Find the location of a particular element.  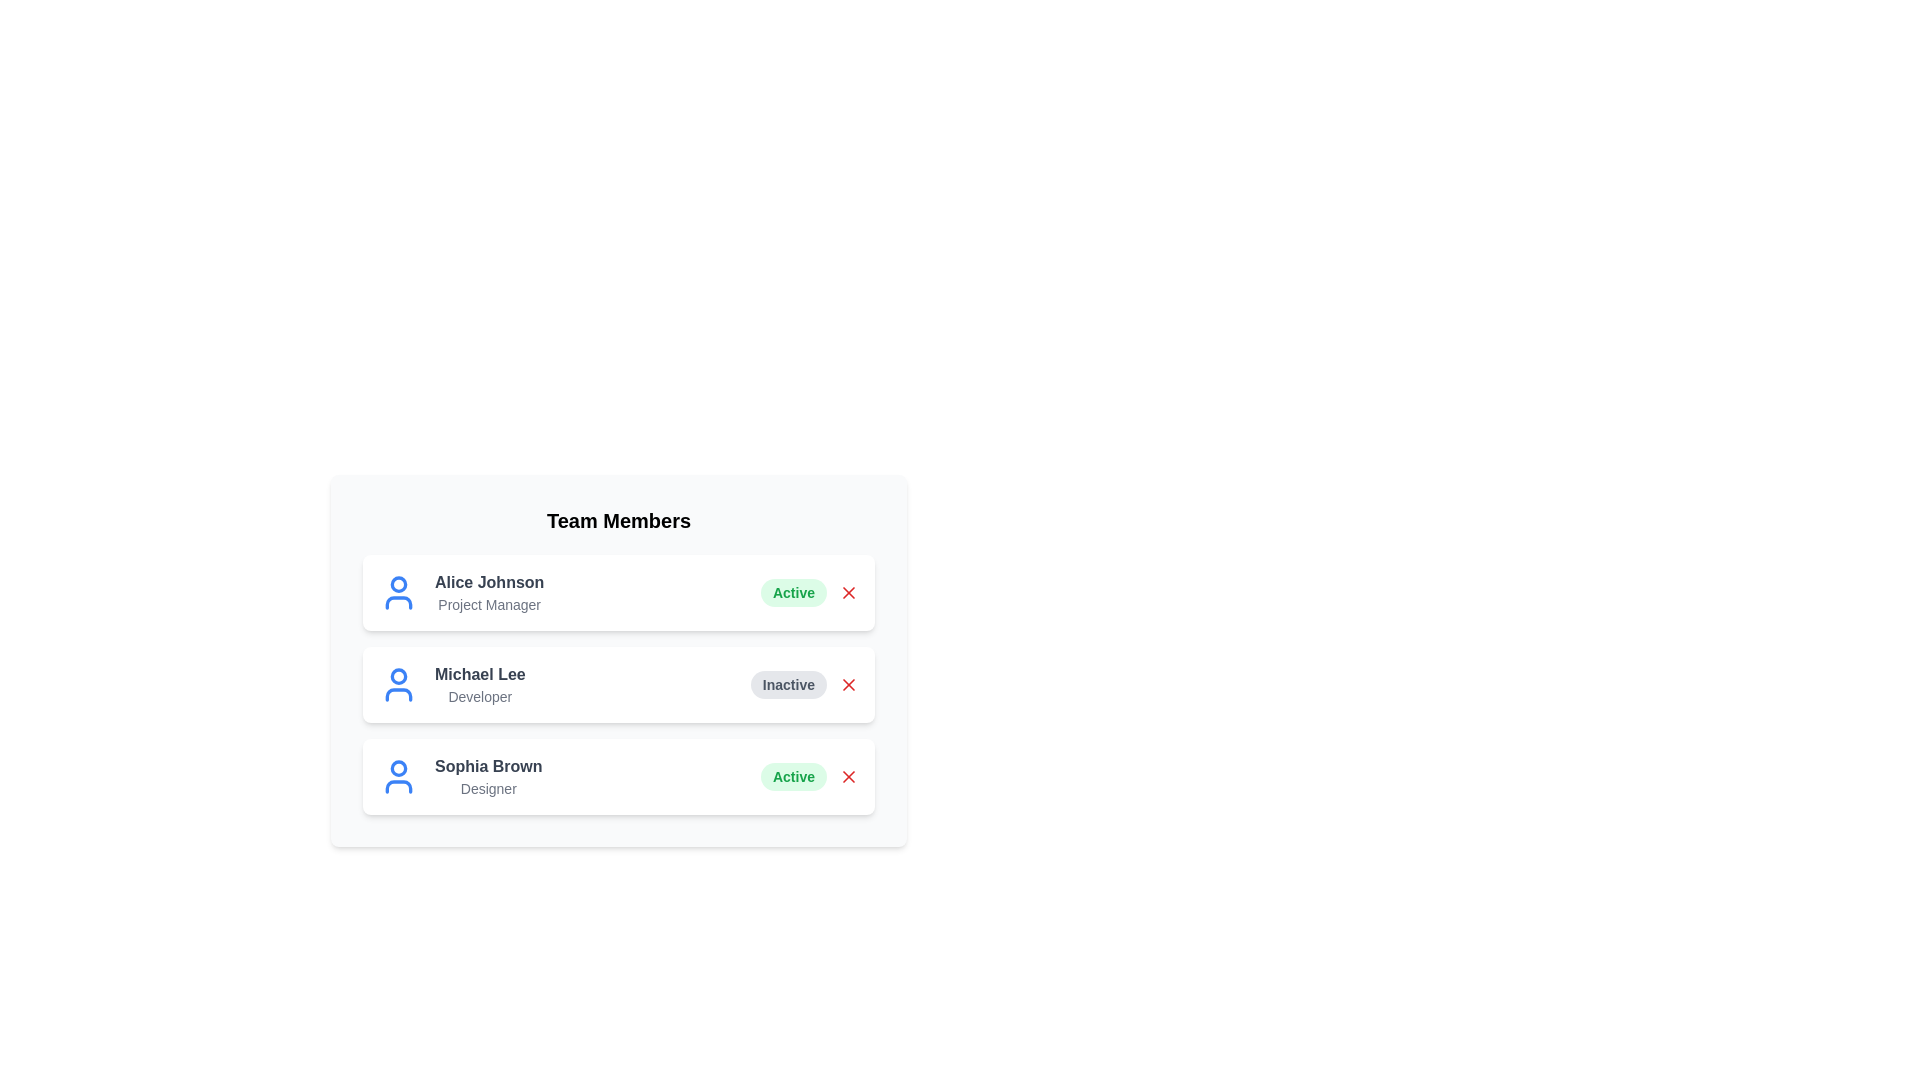

'X' button next to the member Sophia Brown to remove them from the team is located at coordinates (849, 775).